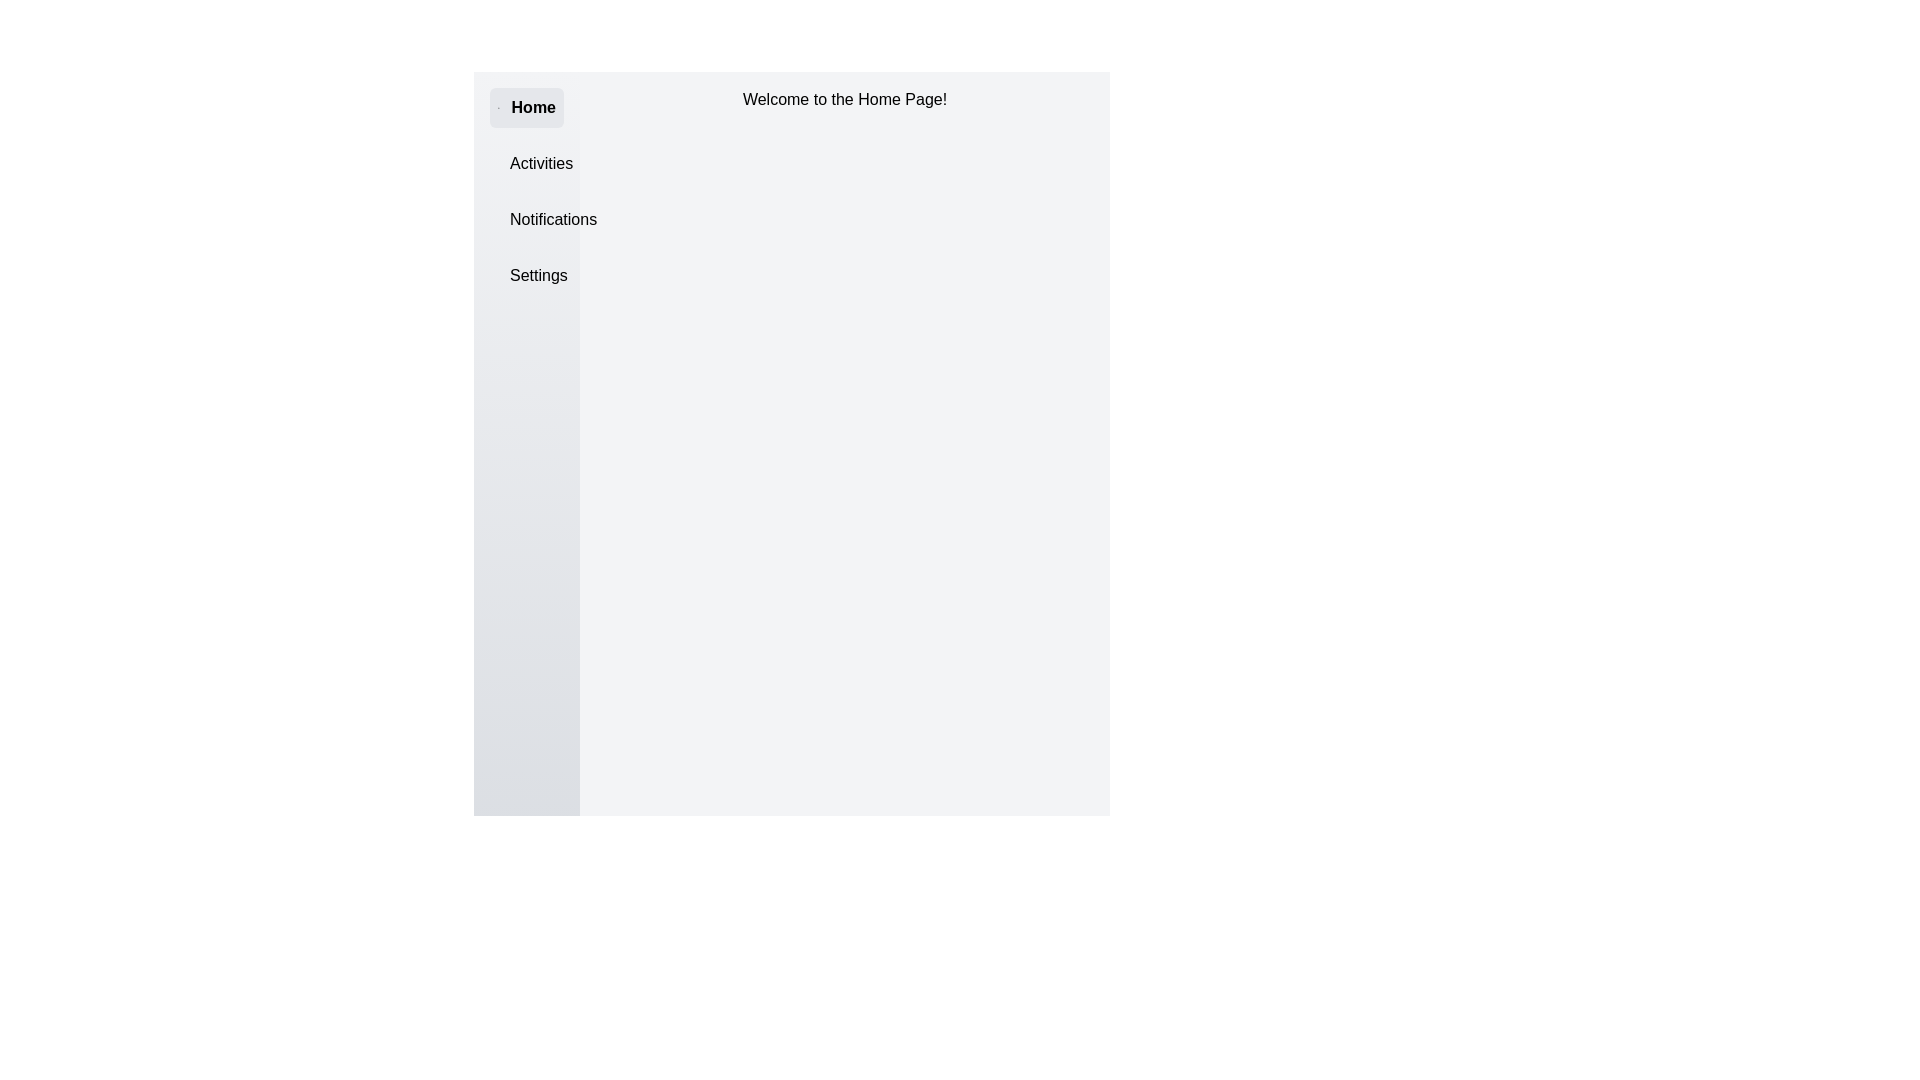  I want to click on the 'Notifications' menu item, which is the third option in the vertical menu on the left, located below 'Activities' and above 'Settings', so click(527, 219).